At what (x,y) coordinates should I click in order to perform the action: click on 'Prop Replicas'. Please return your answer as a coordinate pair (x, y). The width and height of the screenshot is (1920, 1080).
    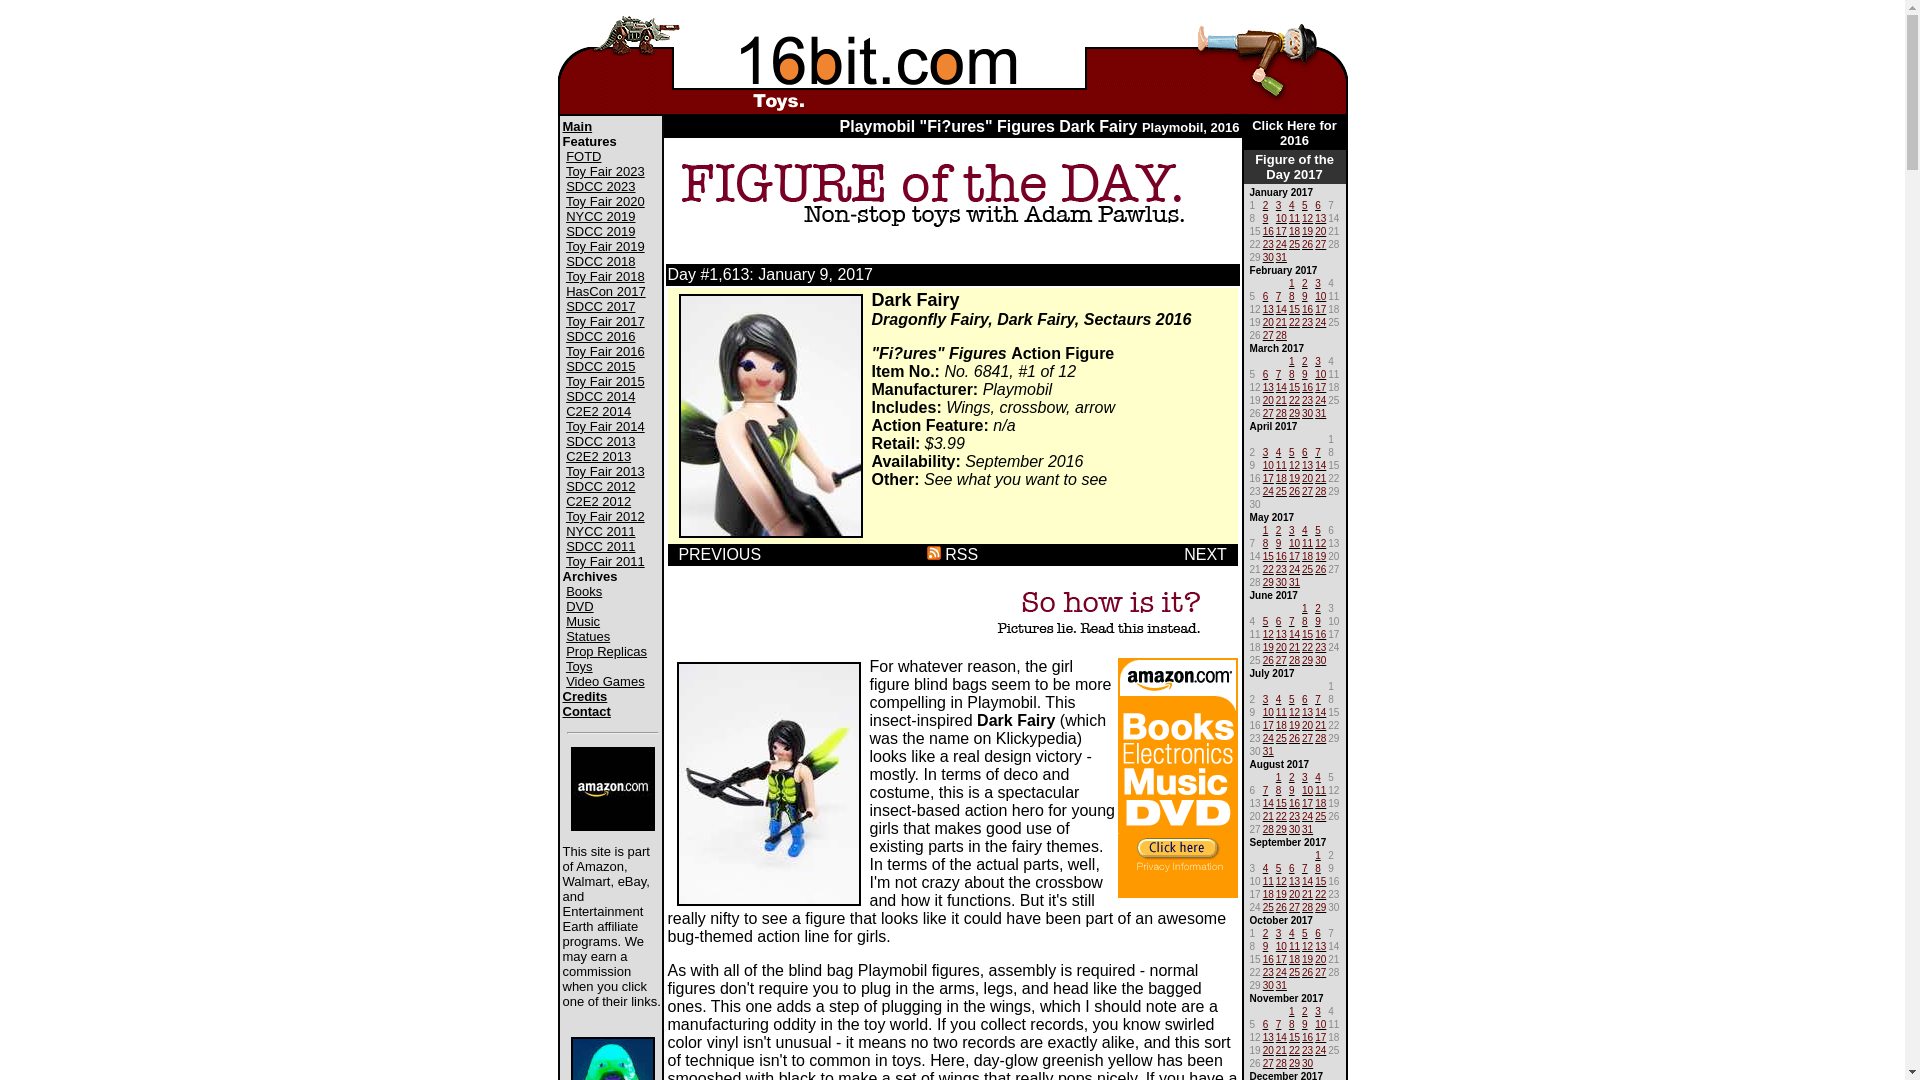
    Looking at the image, I should click on (565, 651).